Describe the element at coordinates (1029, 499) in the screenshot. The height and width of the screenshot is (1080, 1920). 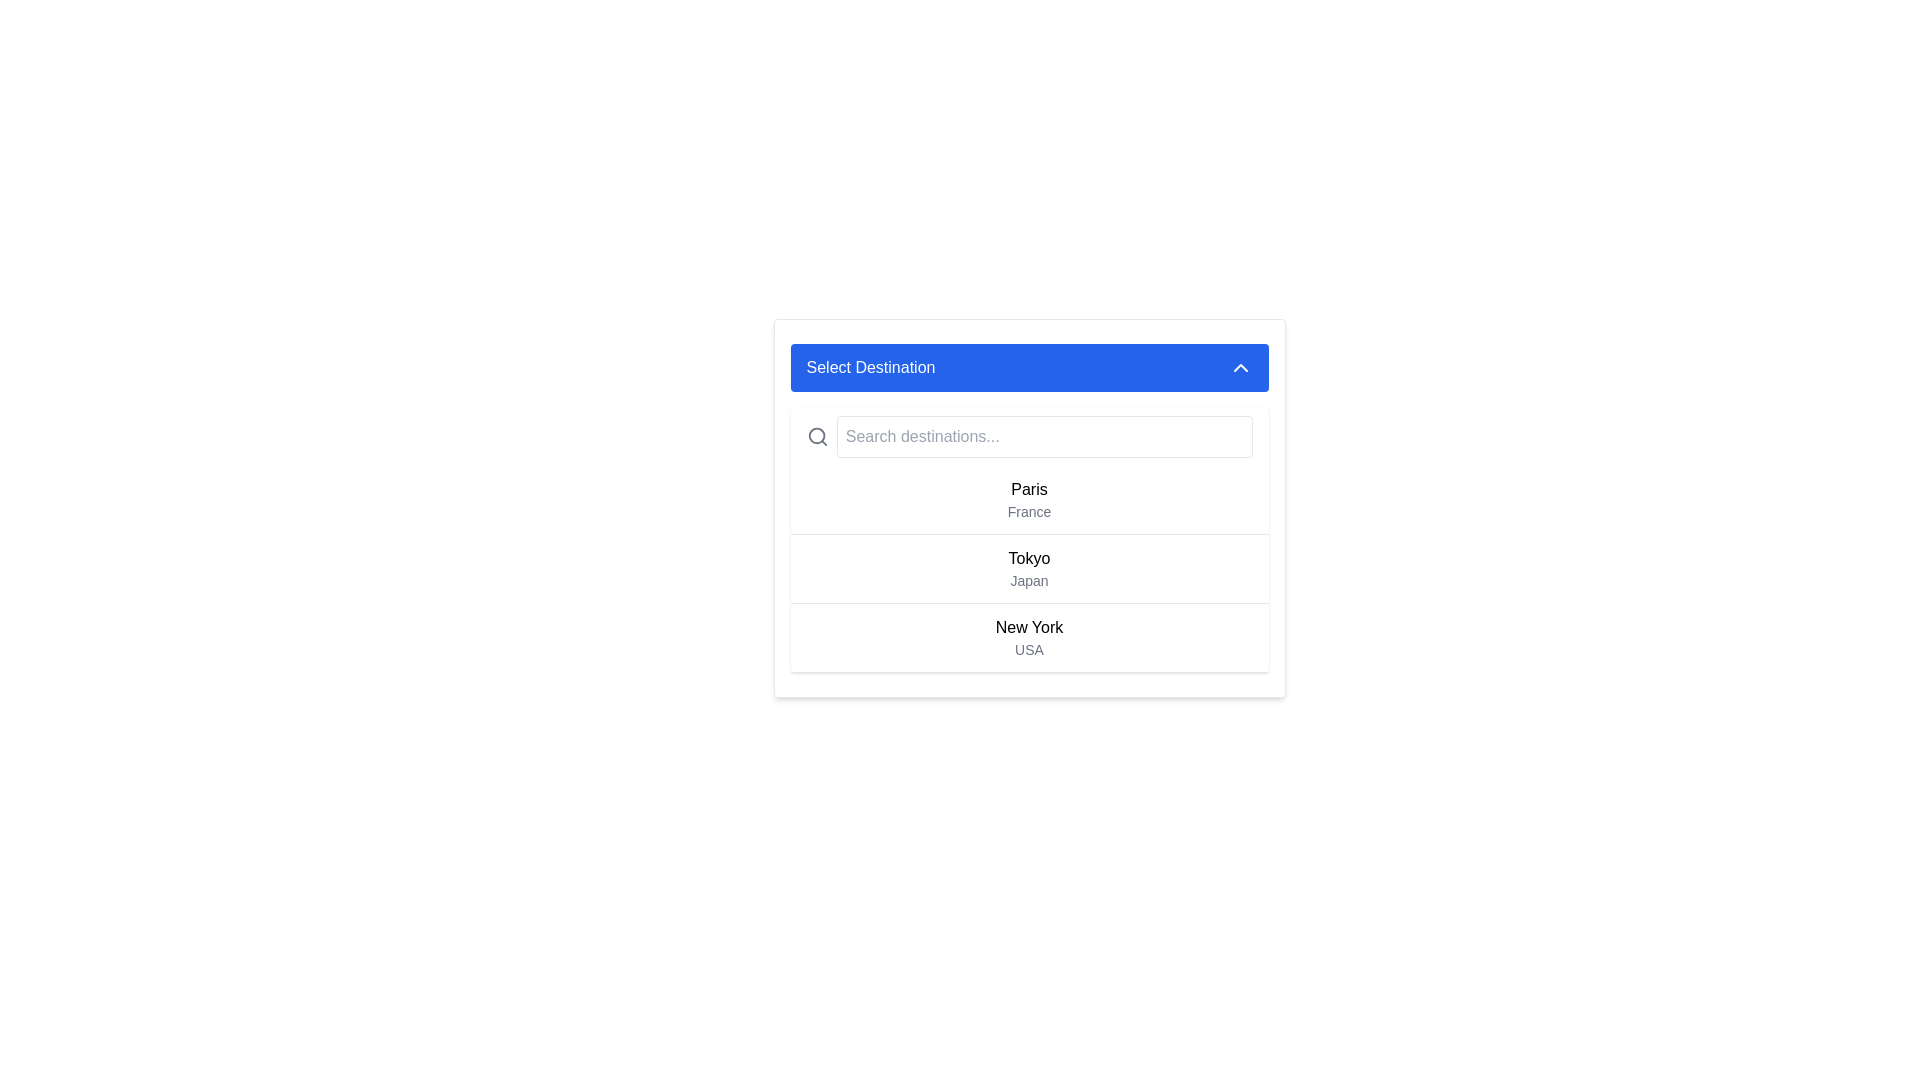
I see `the first item in the dropdown list representing 'Paris, France'` at that location.